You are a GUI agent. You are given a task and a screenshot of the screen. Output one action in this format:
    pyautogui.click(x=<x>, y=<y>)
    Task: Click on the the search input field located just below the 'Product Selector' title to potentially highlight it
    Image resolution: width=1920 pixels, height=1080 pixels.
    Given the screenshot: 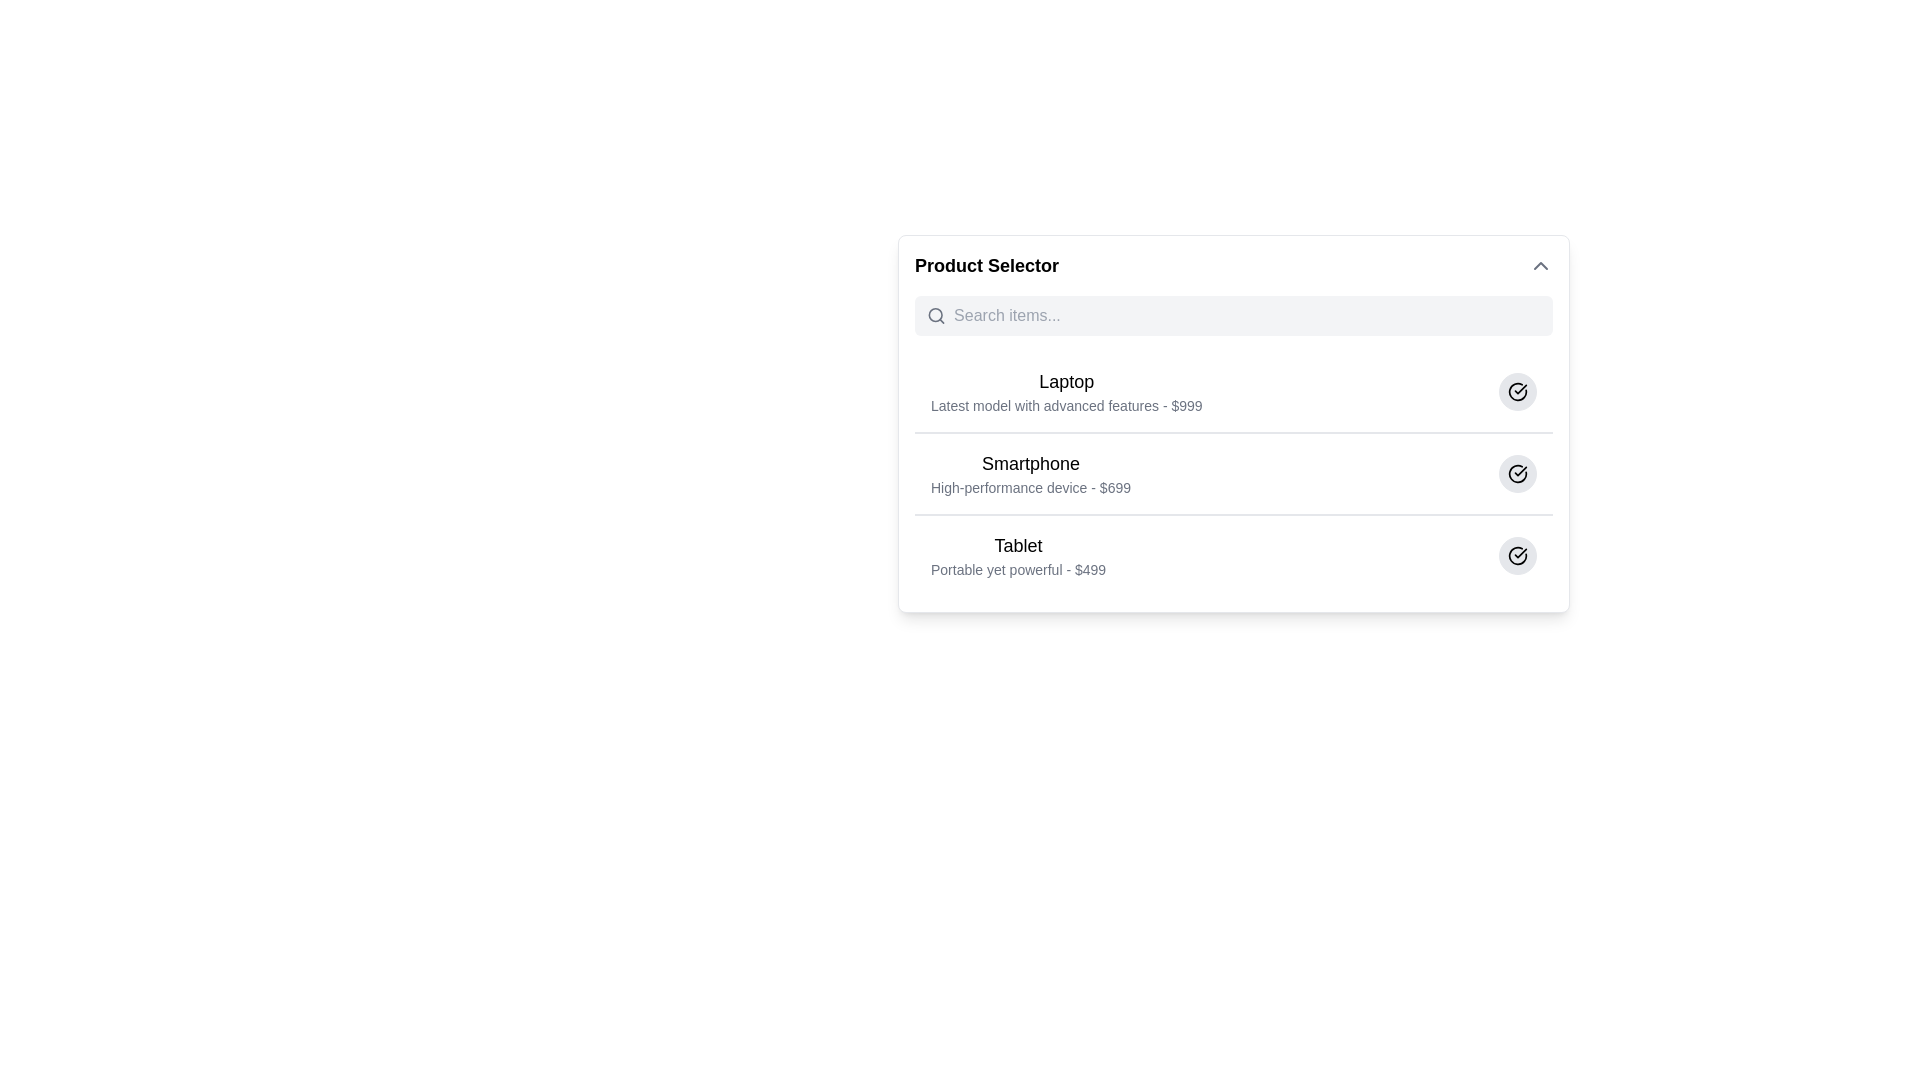 What is the action you would take?
    pyautogui.click(x=1232, y=315)
    